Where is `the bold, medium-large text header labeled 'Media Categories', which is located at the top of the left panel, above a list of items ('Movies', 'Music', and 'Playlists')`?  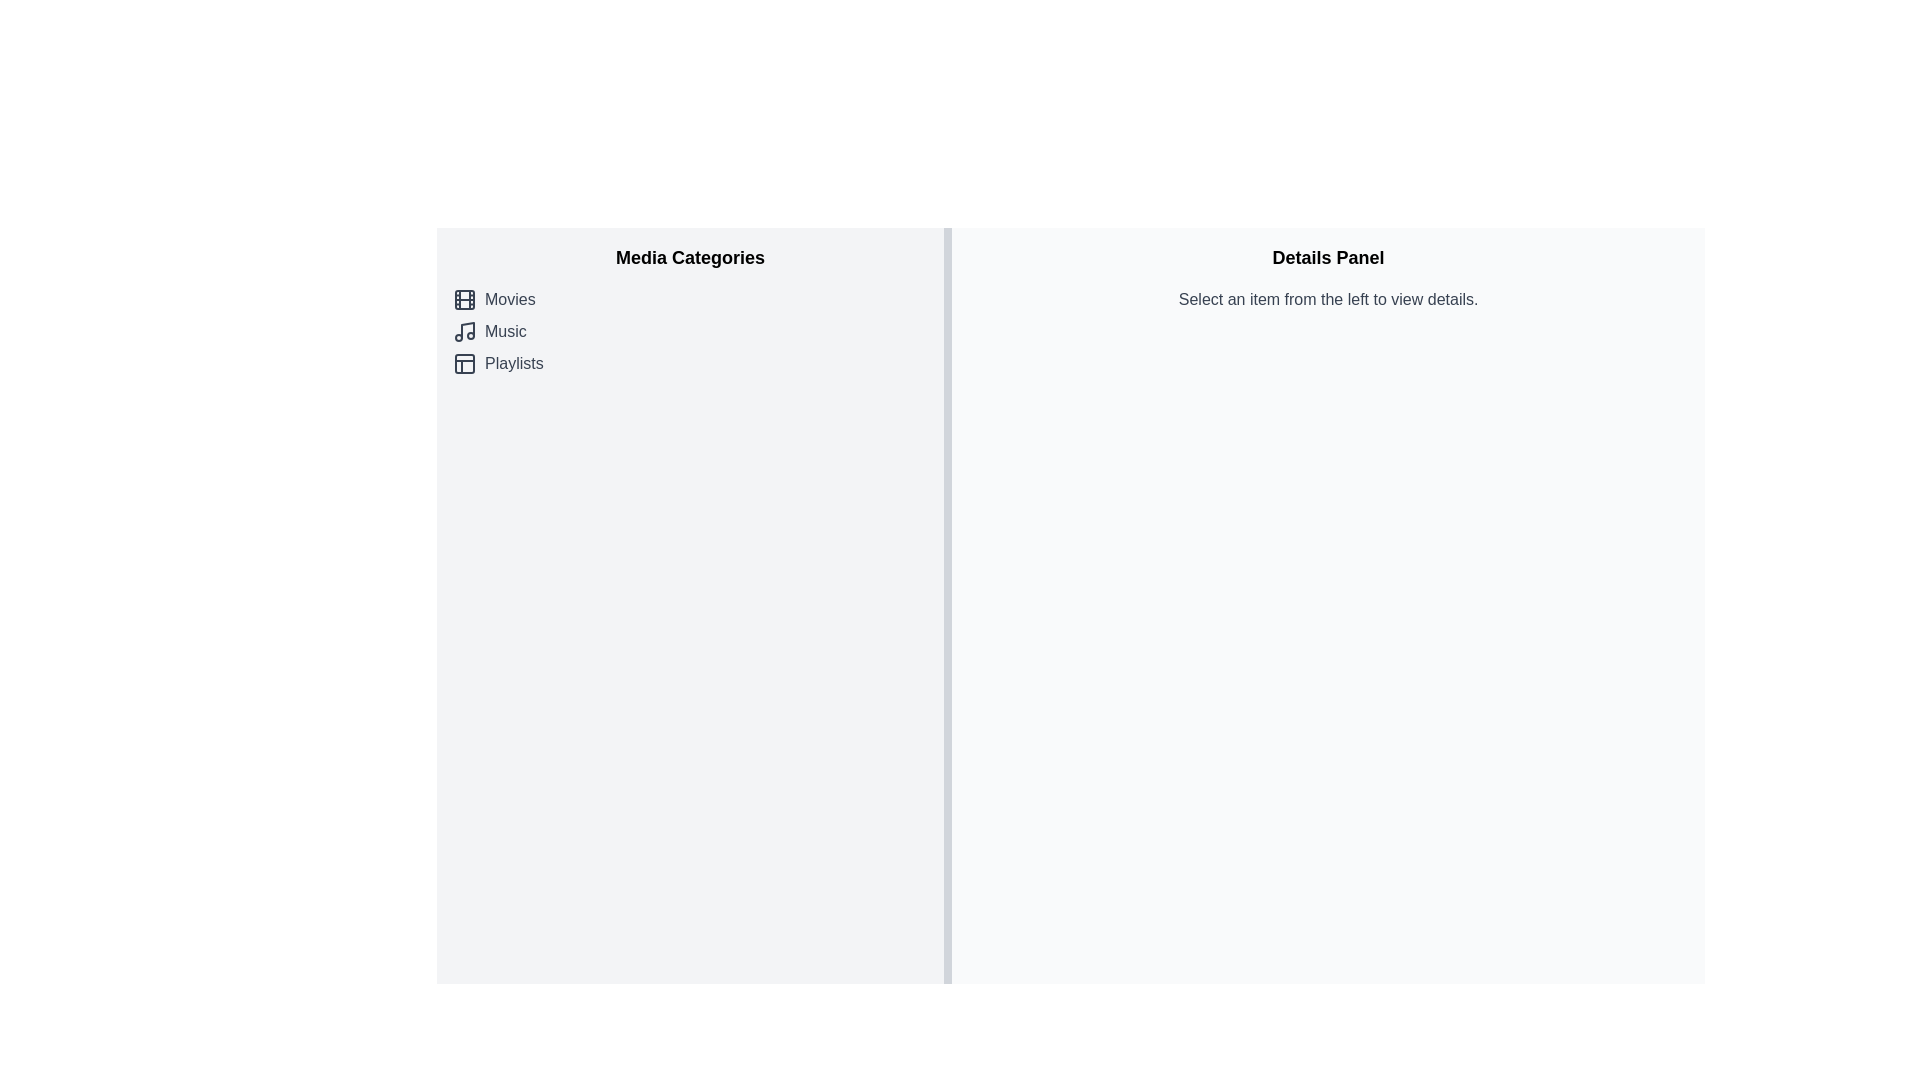 the bold, medium-large text header labeled 'Media Categories', which is located at the top of the left panel, above a list of items ('Movies', 'Music', and 'Playlists') is located at coordinates (690, 257).